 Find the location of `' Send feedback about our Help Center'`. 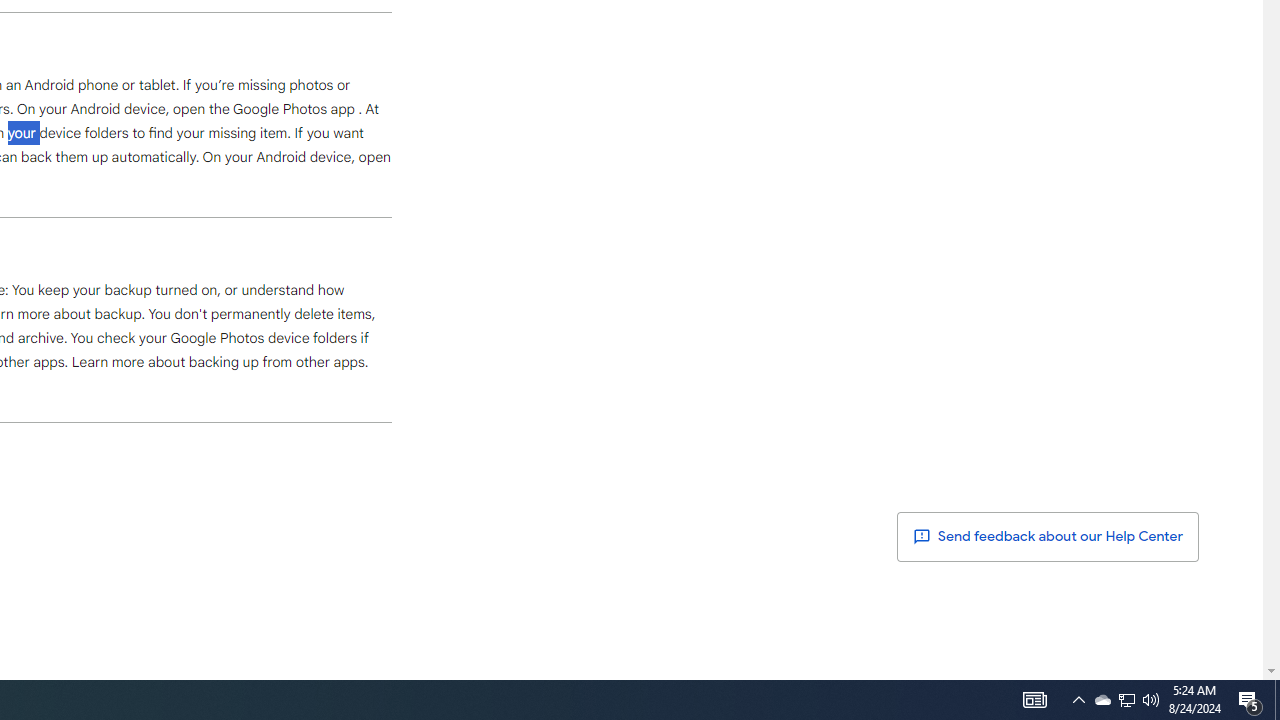

' Send feedback about our Help Center' is located at coordinates (1047, 536).